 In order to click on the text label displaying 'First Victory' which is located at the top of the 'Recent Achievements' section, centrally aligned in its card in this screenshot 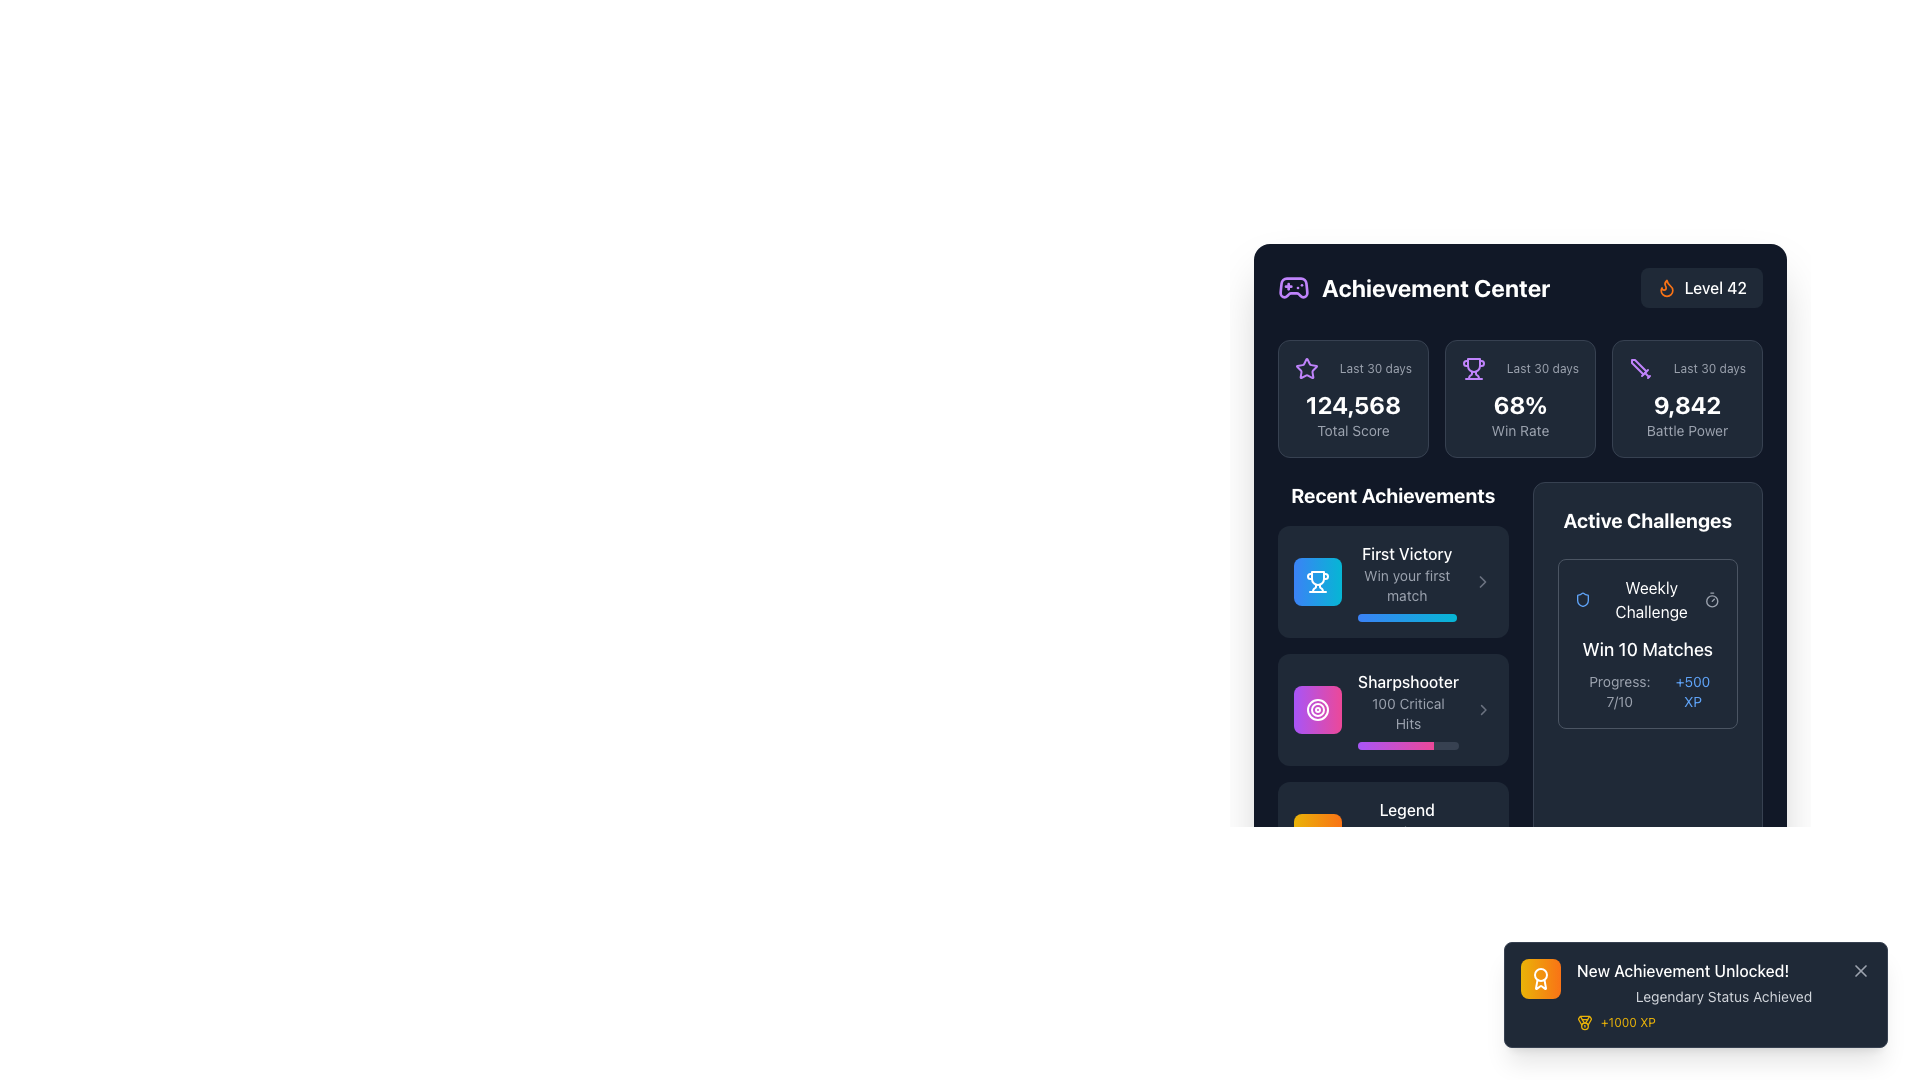, I will do `click(1406, 554)`.